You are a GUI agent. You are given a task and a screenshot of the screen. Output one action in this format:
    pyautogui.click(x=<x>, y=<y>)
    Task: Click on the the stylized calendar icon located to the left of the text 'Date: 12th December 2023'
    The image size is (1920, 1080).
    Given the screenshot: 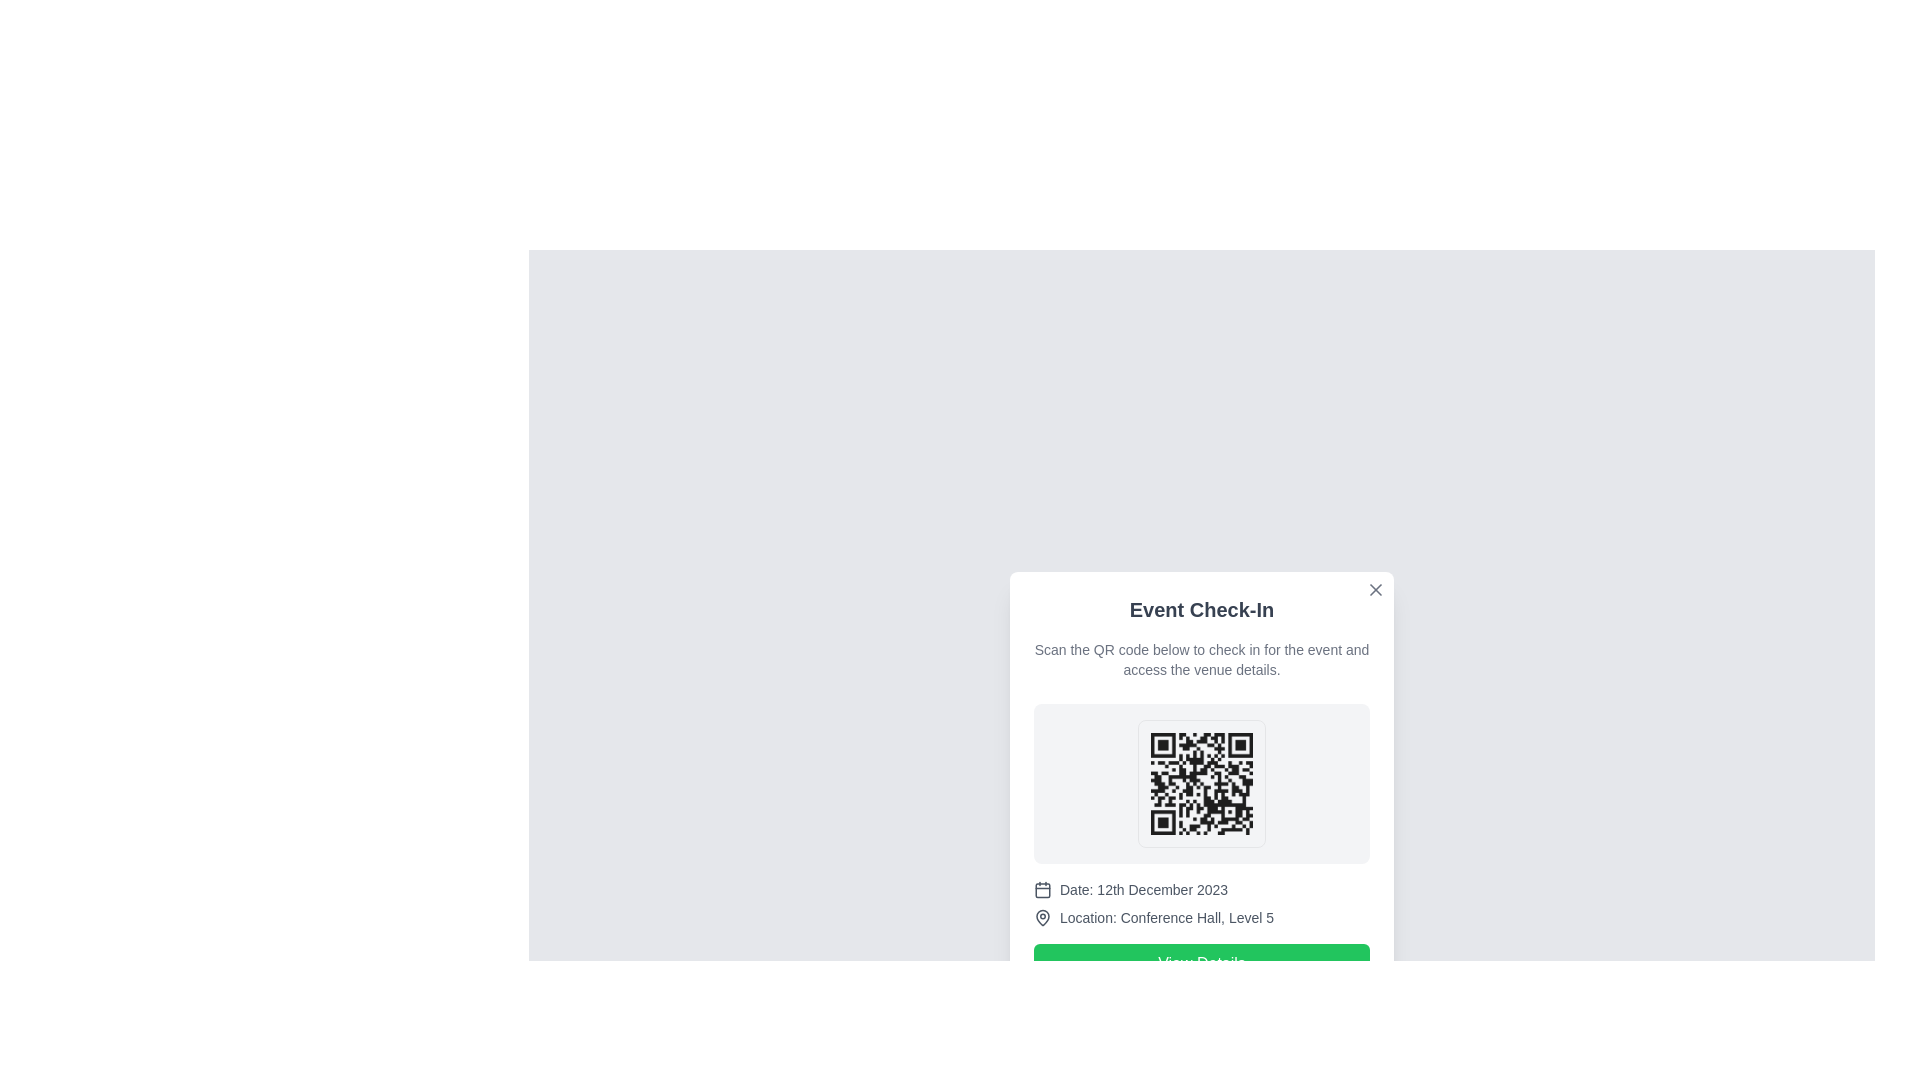 What is the action you would take?
    pyautogui.click(x=1041, y=889)
    